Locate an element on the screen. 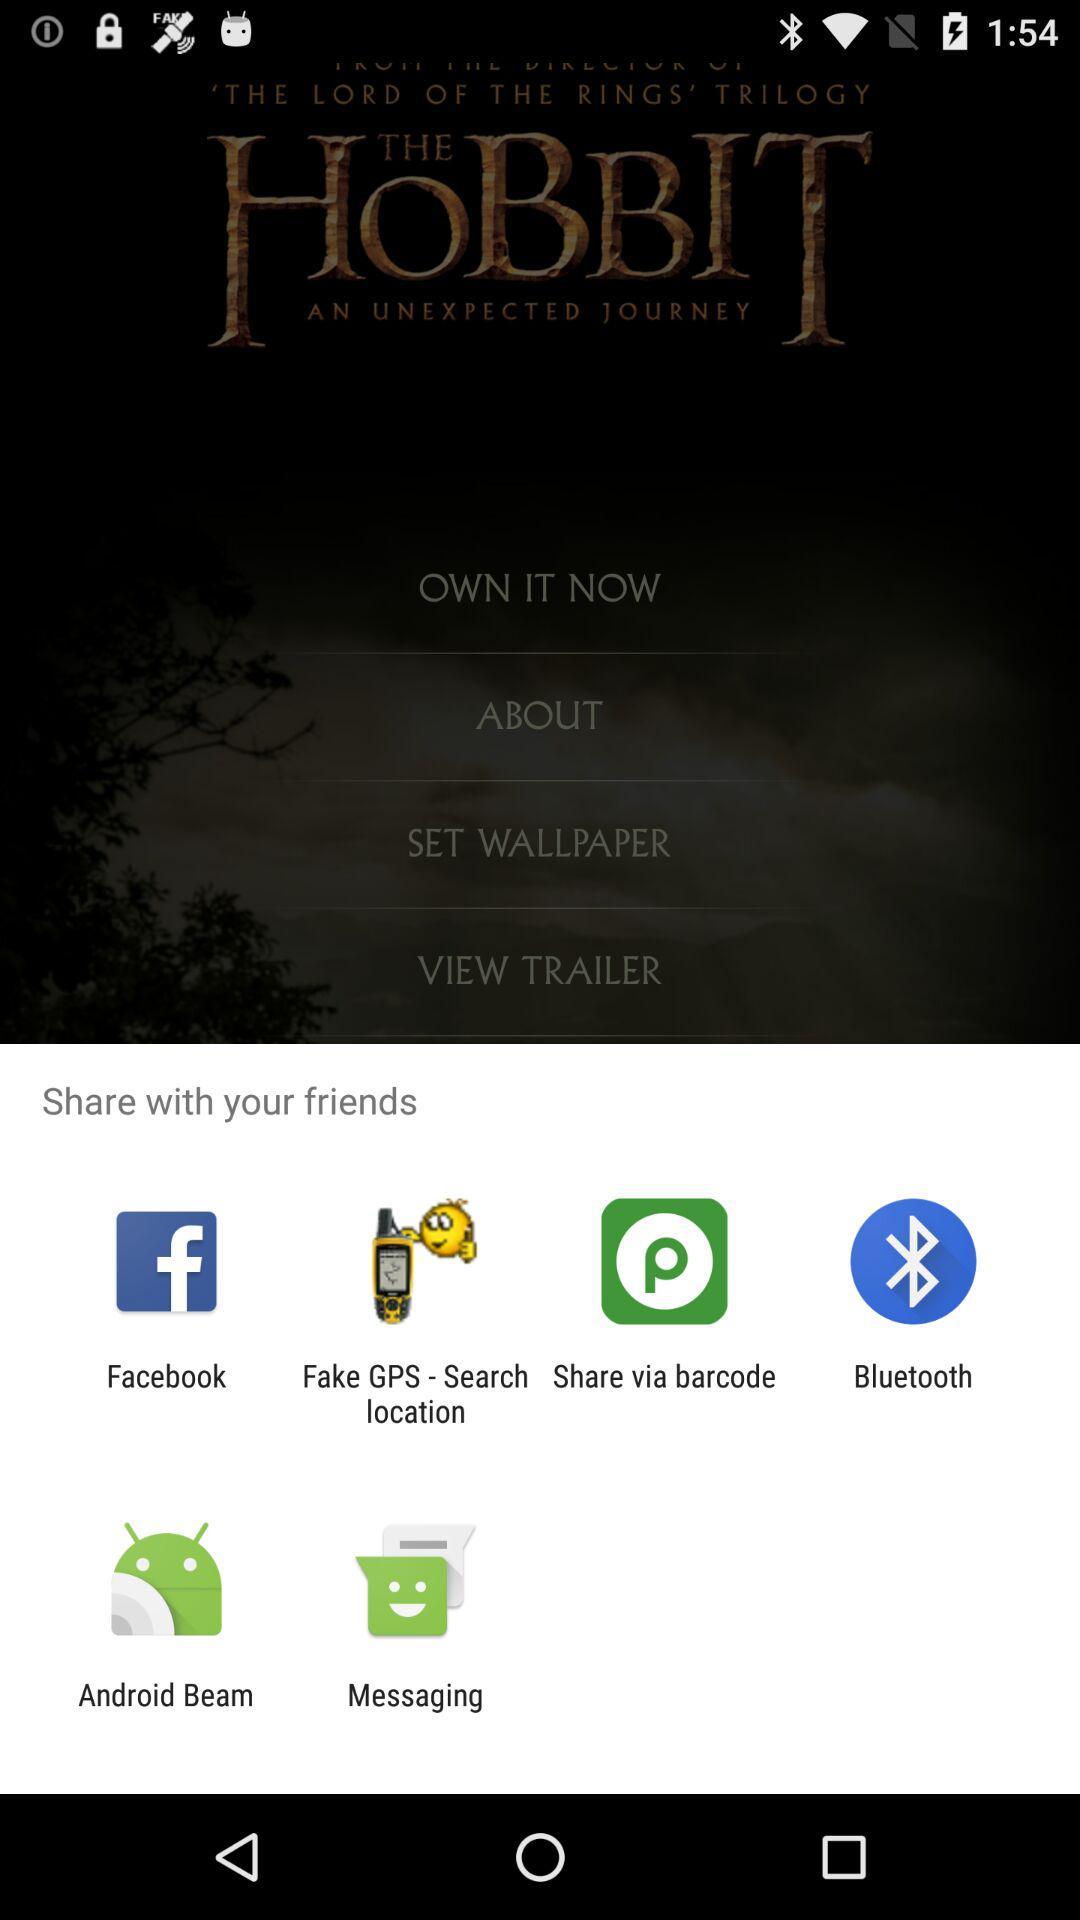  the icon next to the fake gps search is located at coordinates (664, 1392).